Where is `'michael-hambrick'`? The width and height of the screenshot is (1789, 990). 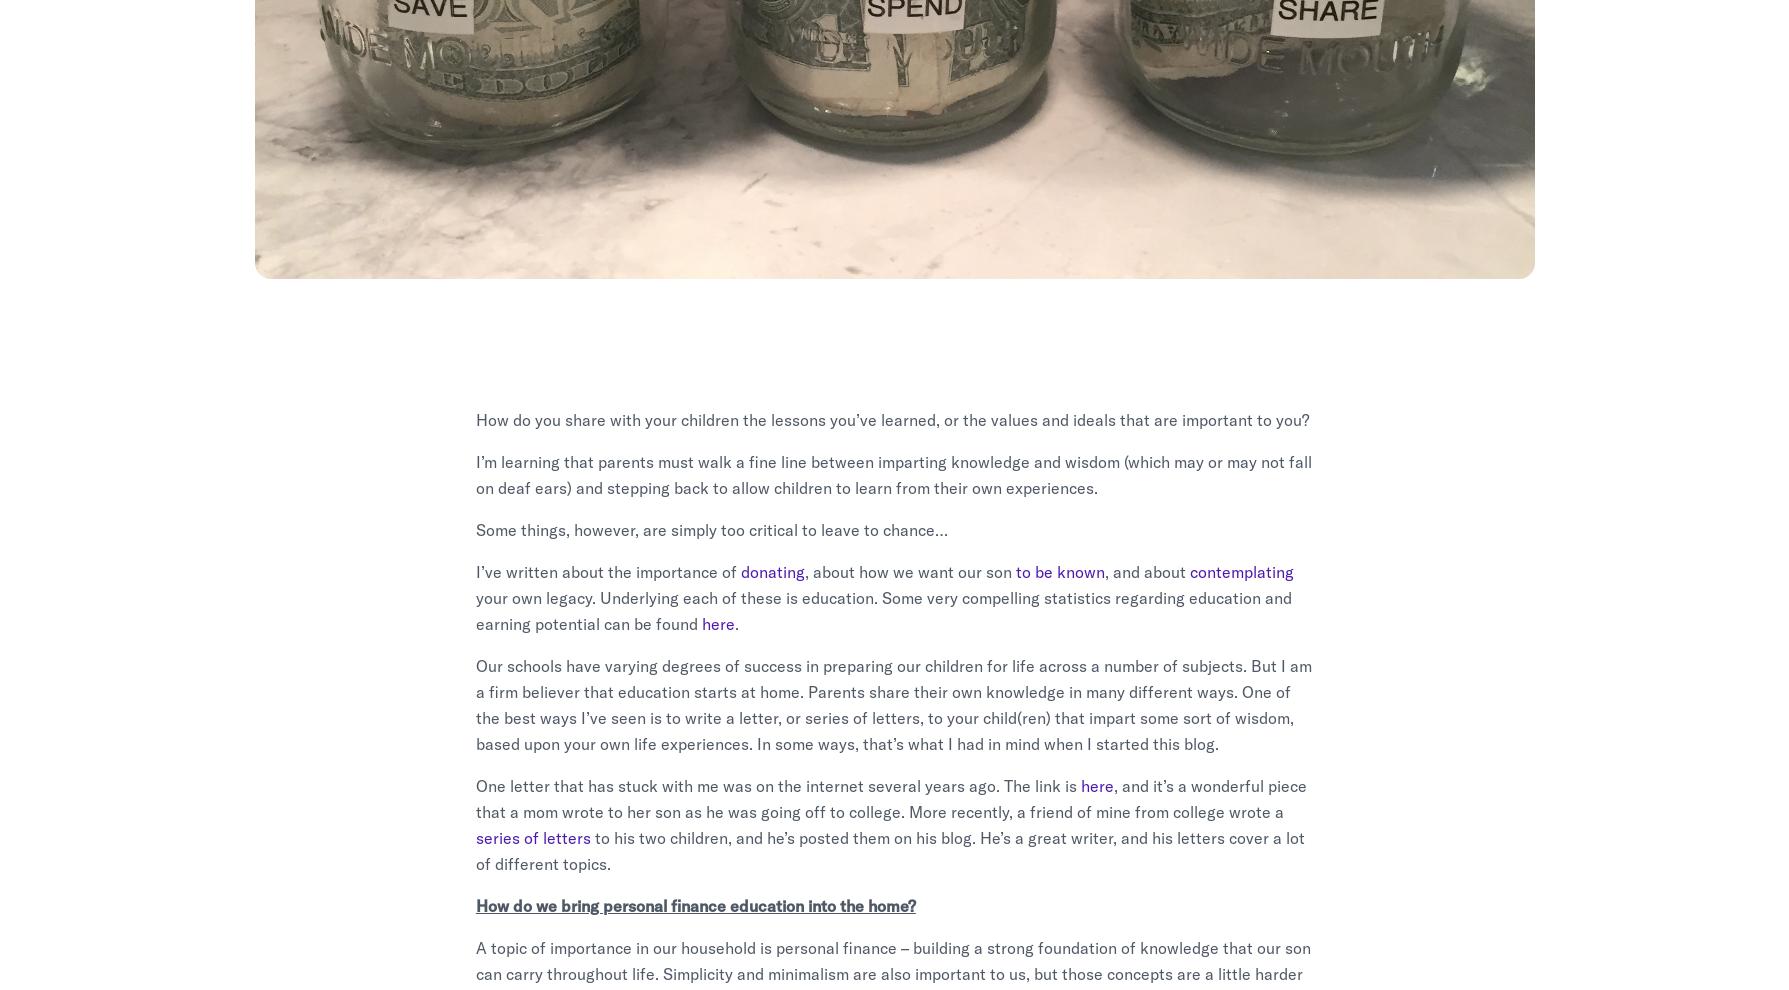
'michael-hambrick' is located at coordinates (610, 378).